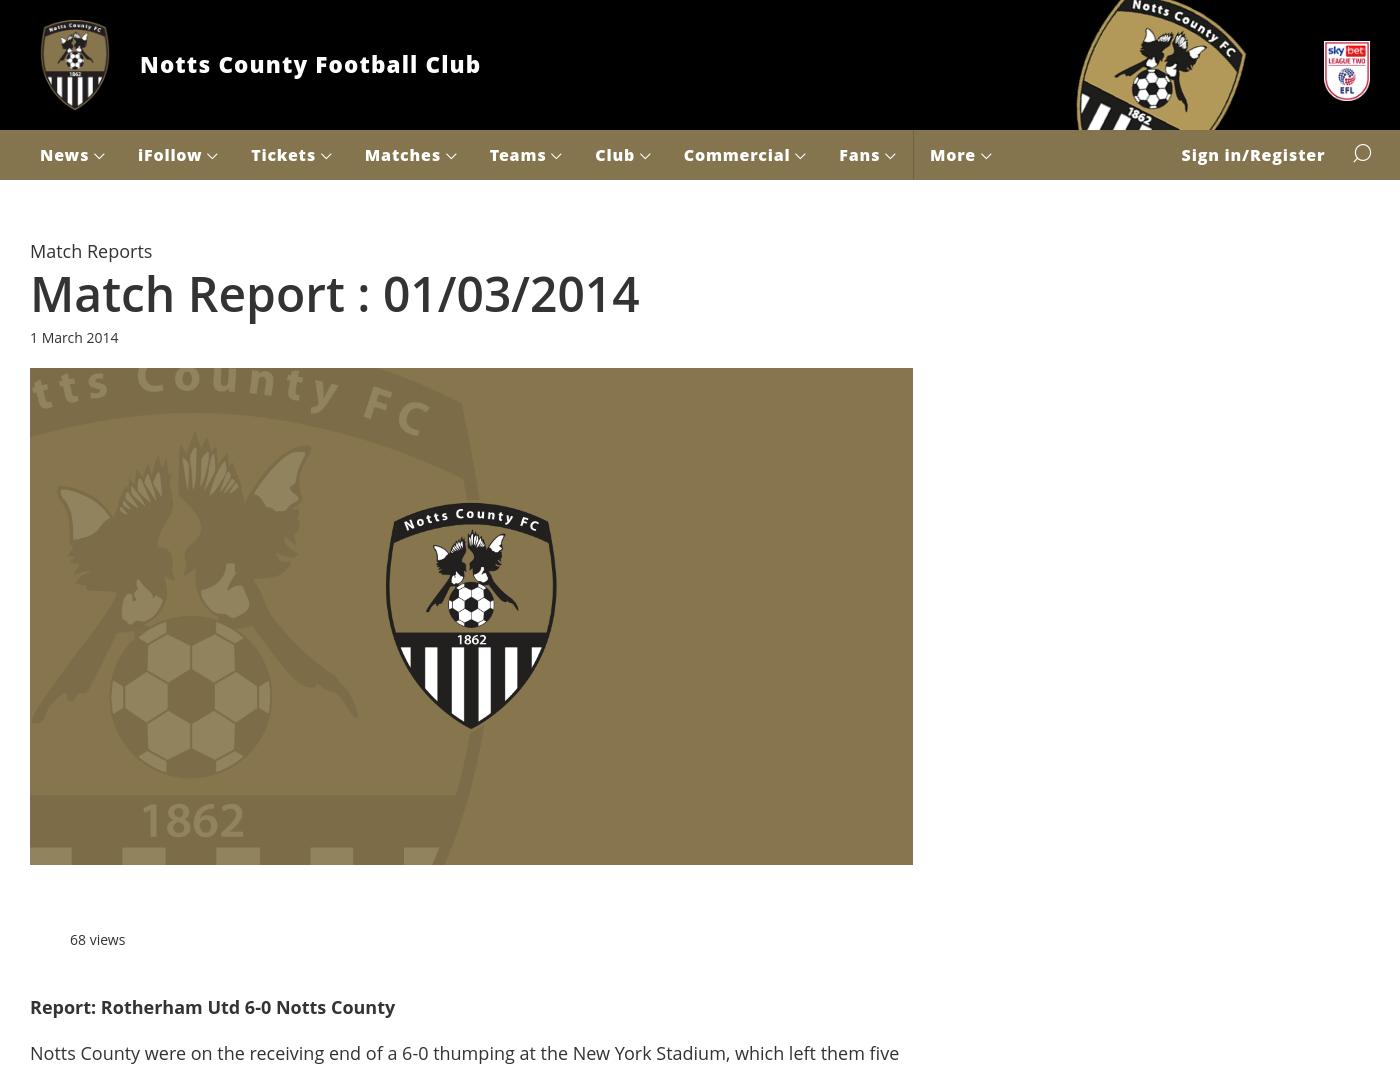 The width and height of the screenshot is (1400, 1071). I want to click on '68 views', so click(97, 937).